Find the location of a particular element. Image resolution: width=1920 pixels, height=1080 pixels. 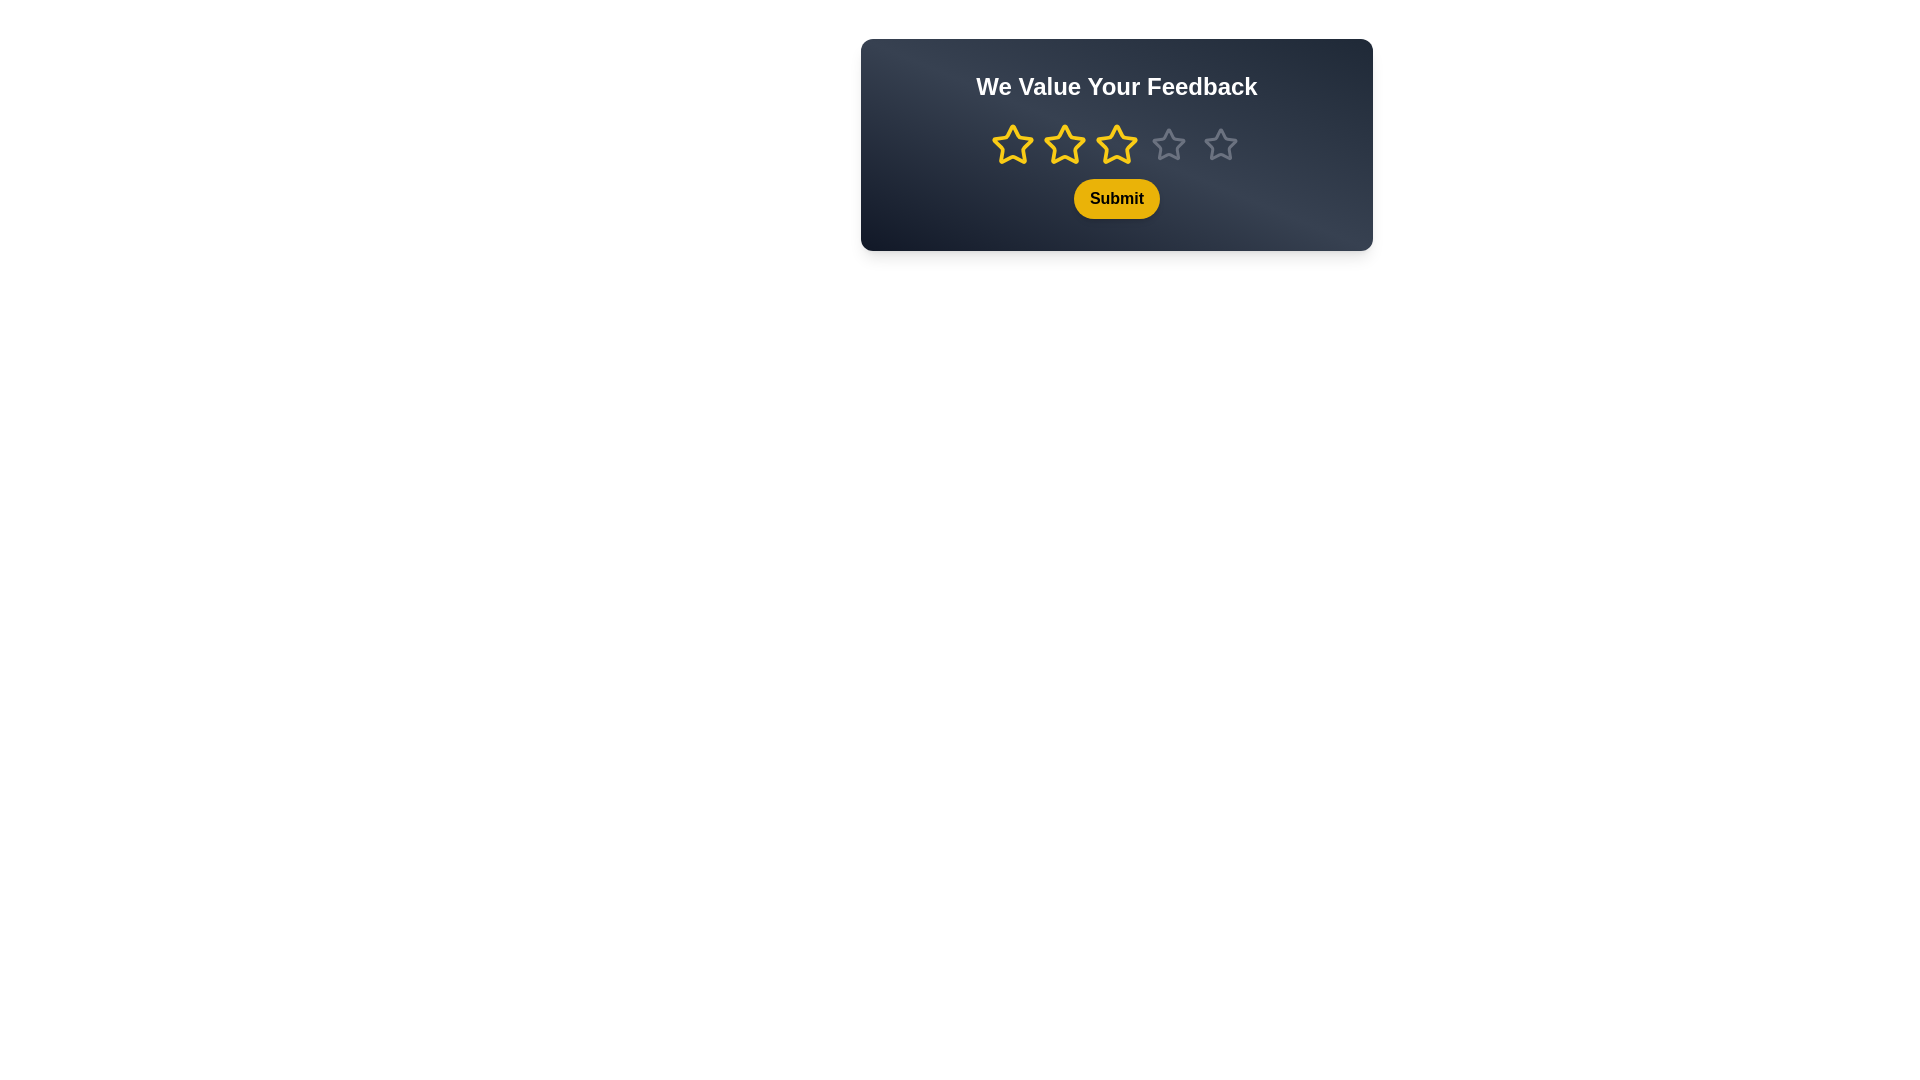

the third star in the Star Rating Component is located at coordinates (1116, 144).